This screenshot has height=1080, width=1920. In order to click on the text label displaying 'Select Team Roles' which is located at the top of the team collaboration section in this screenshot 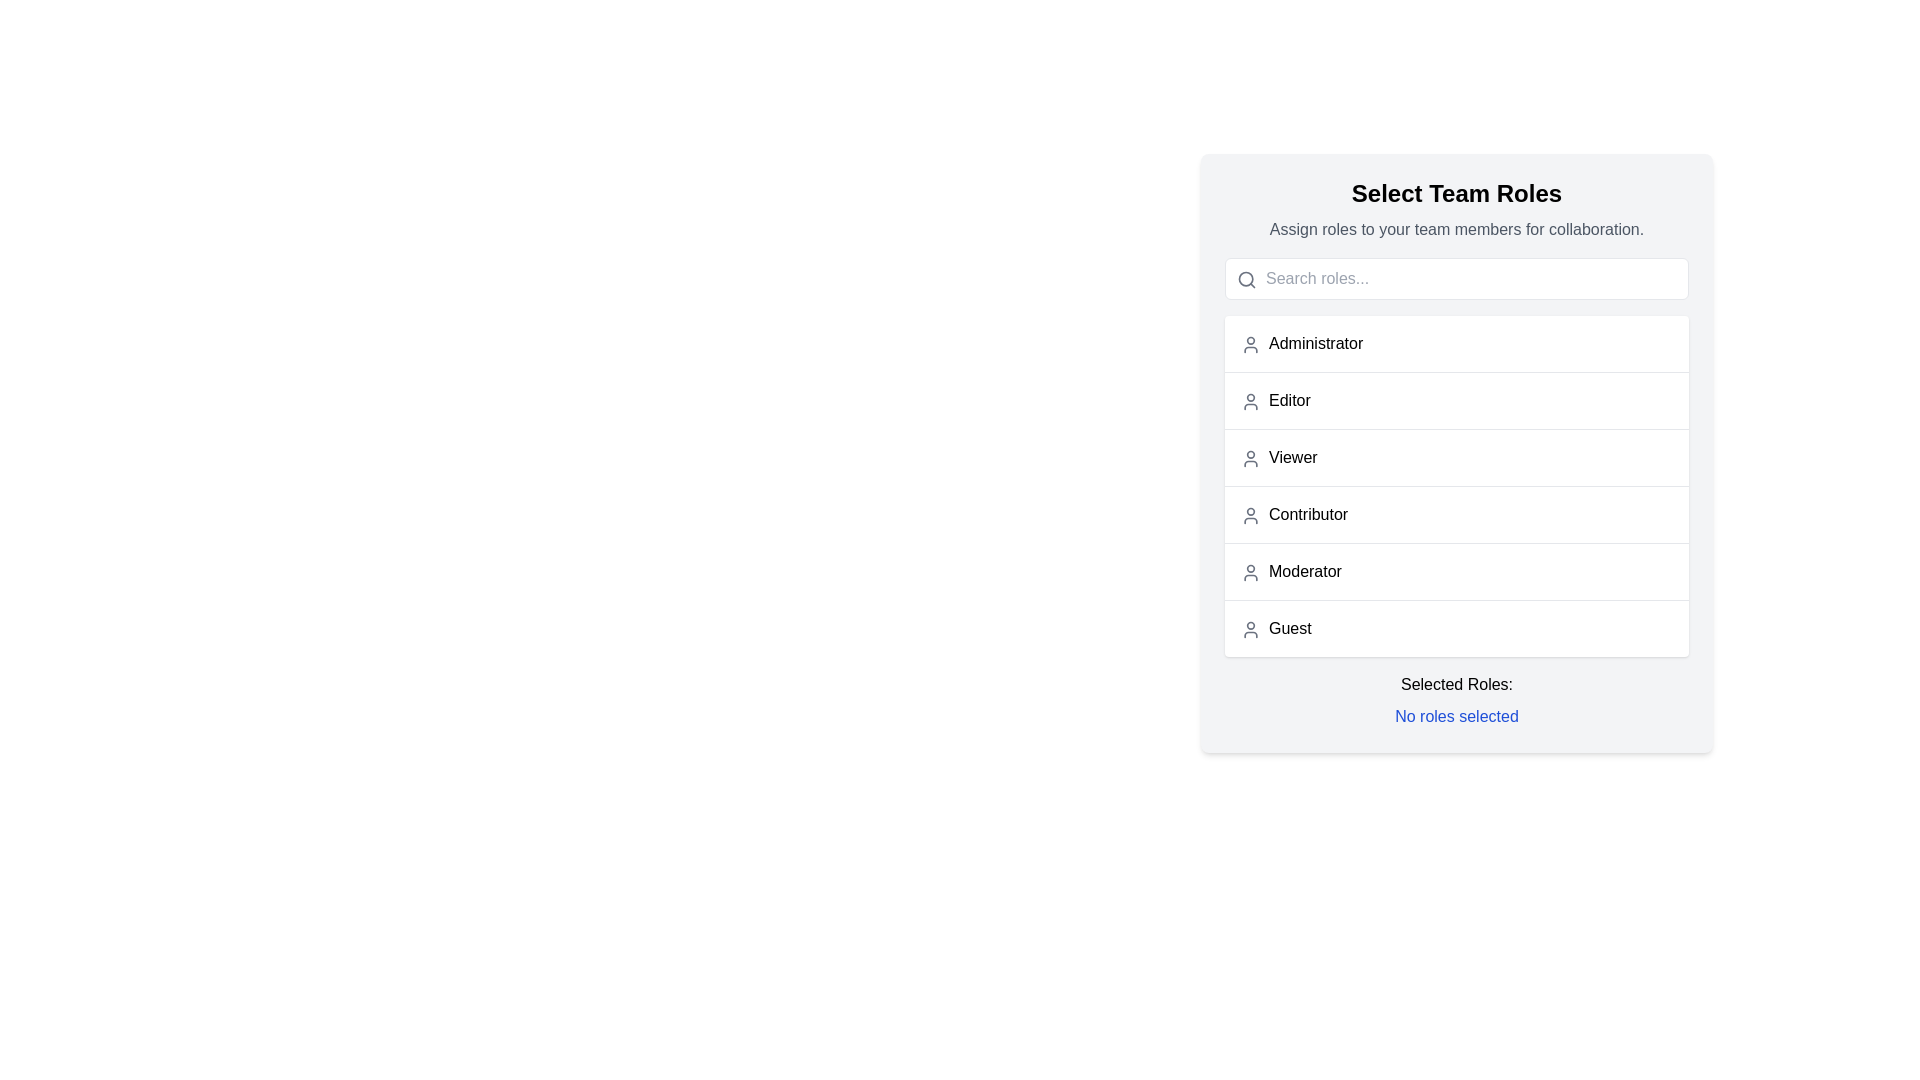, I will do `click(1457, 193)`.